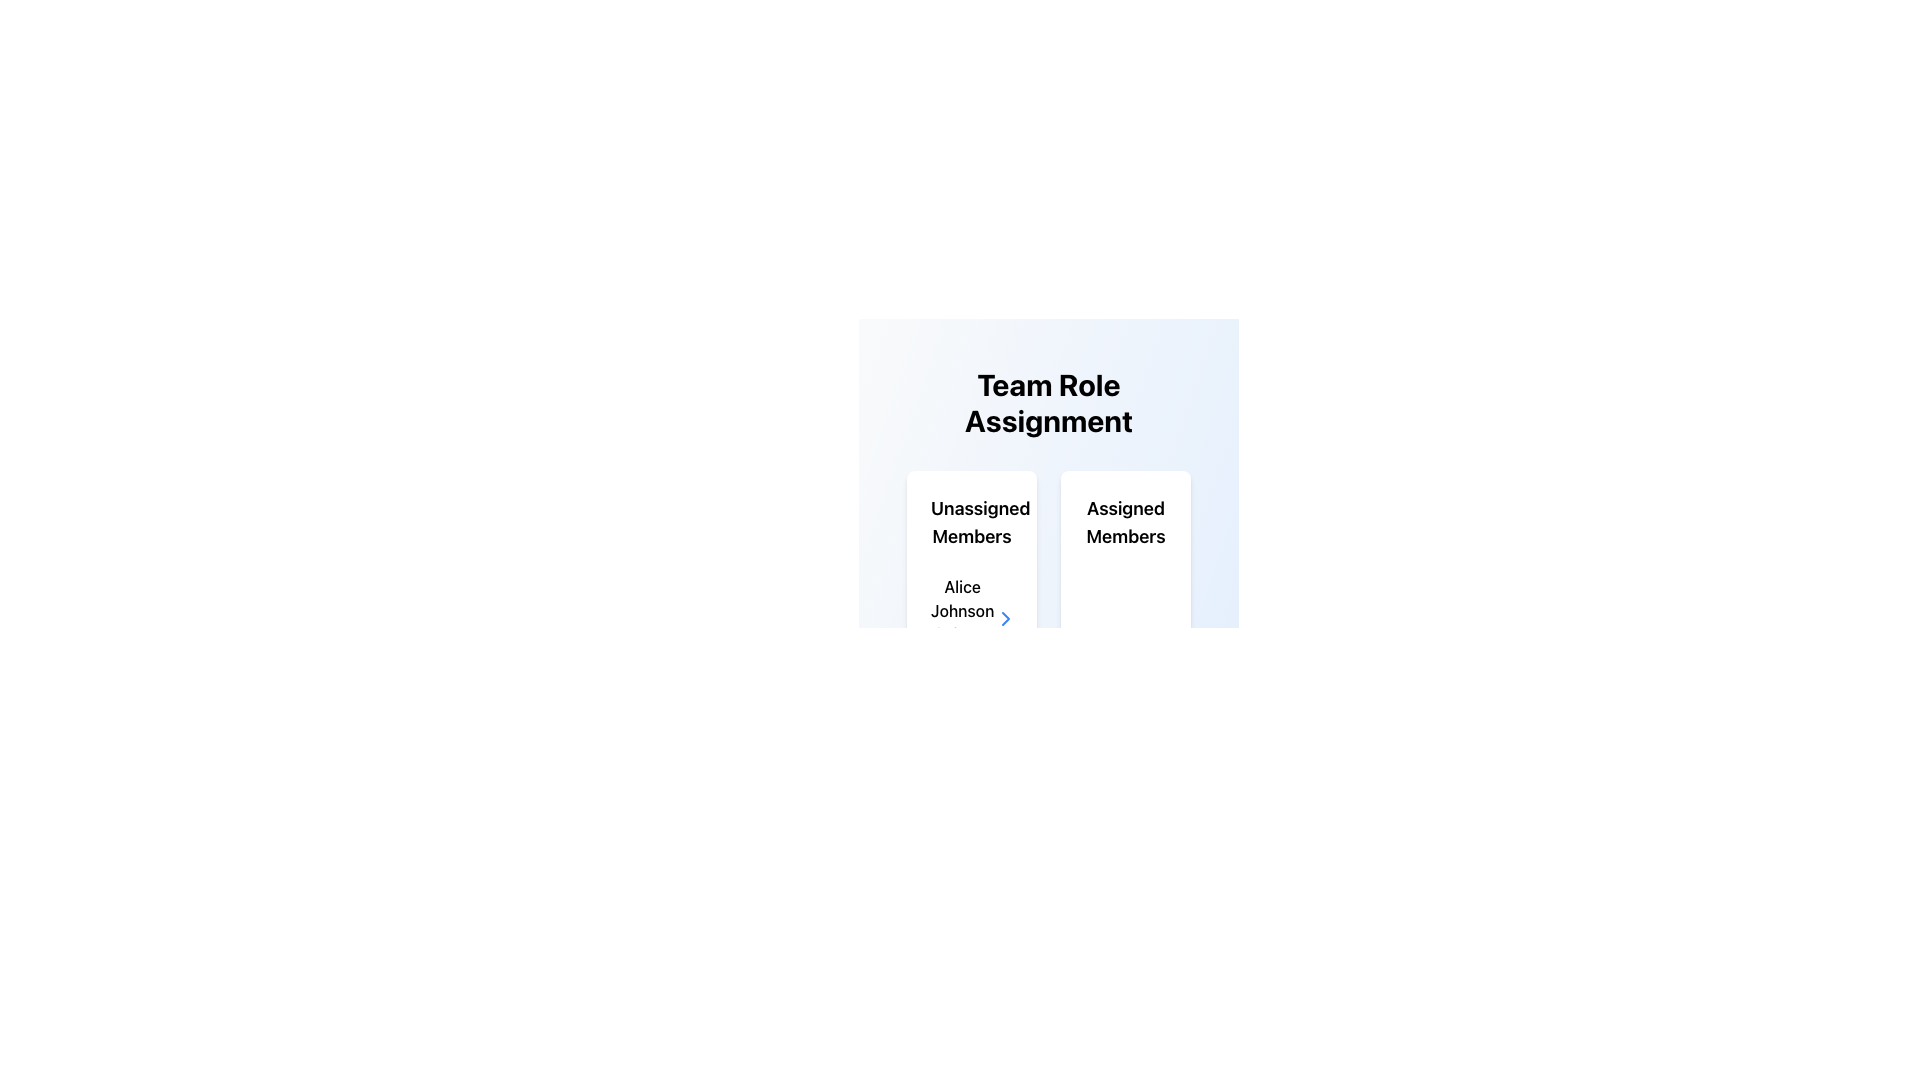  I want to click on the text display that shows 'Alice Johnson', which is located in the upper part of the card under 'Unassigned Members', so click(962, 597).